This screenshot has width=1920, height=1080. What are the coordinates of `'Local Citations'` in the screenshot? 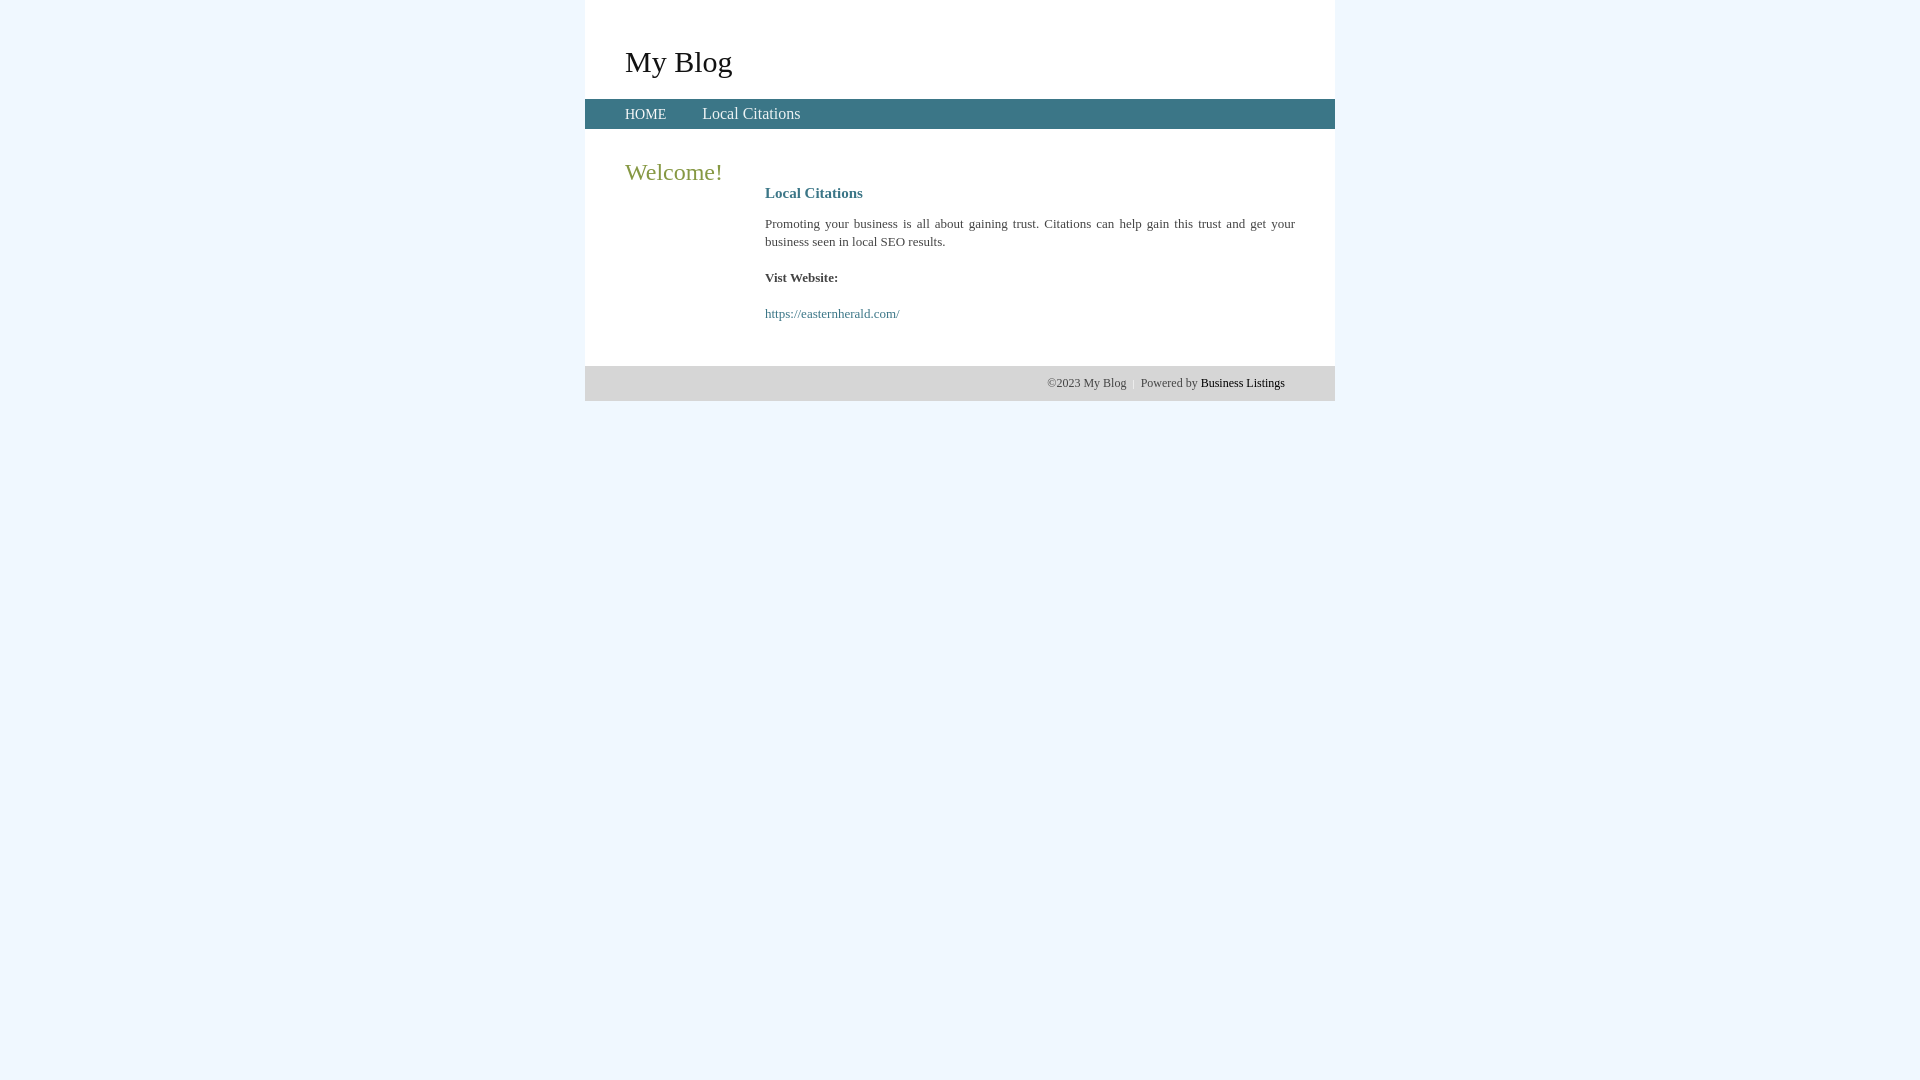 It's located at (701, 113).